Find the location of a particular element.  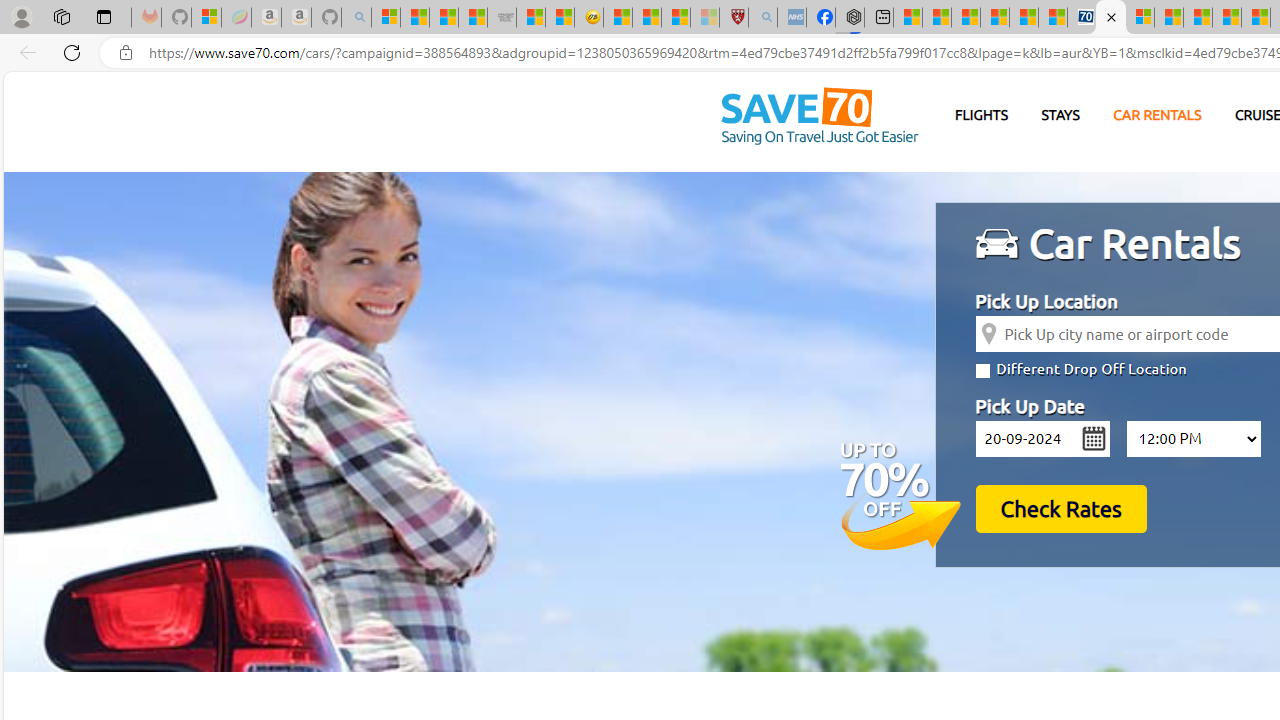

'FLIGHTS' is located at coordinates (981, 115).